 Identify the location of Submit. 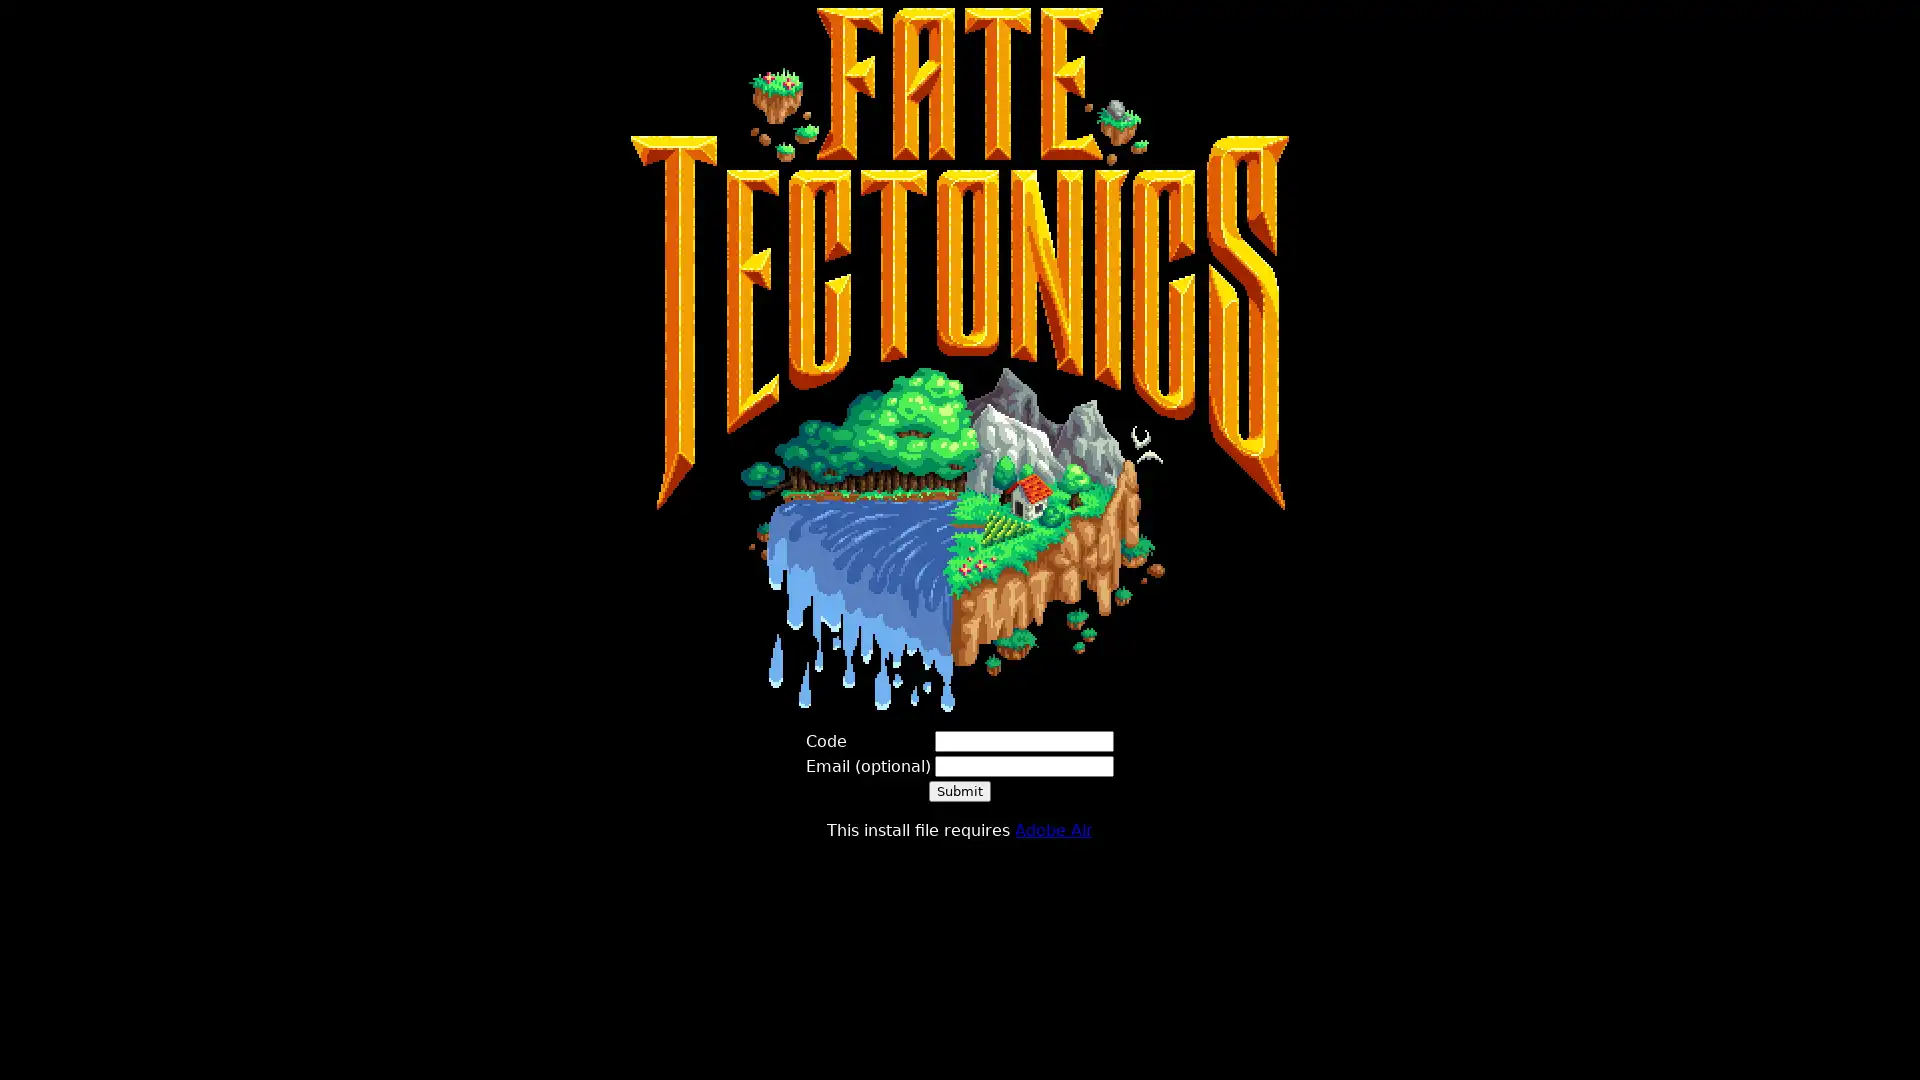
(960, 790).